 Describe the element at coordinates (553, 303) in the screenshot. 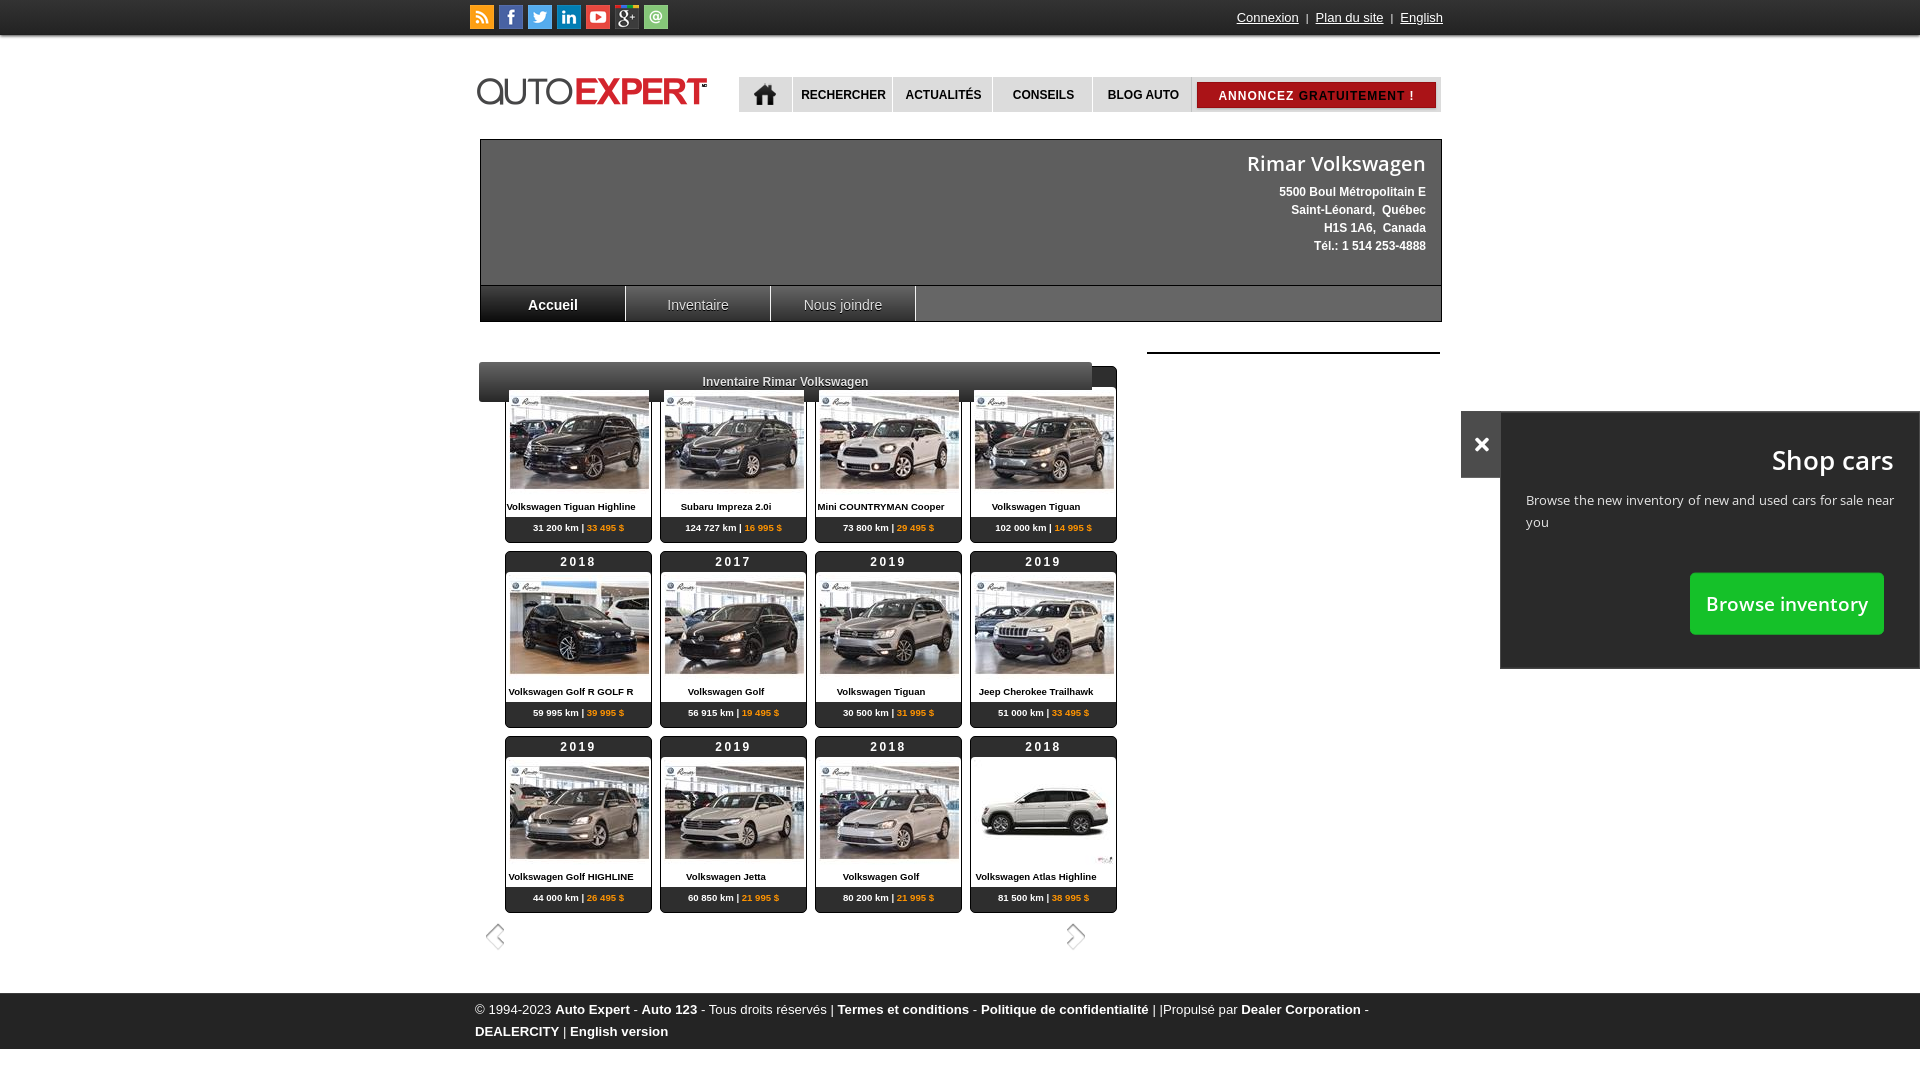

I see `'Accueil'` at that location.